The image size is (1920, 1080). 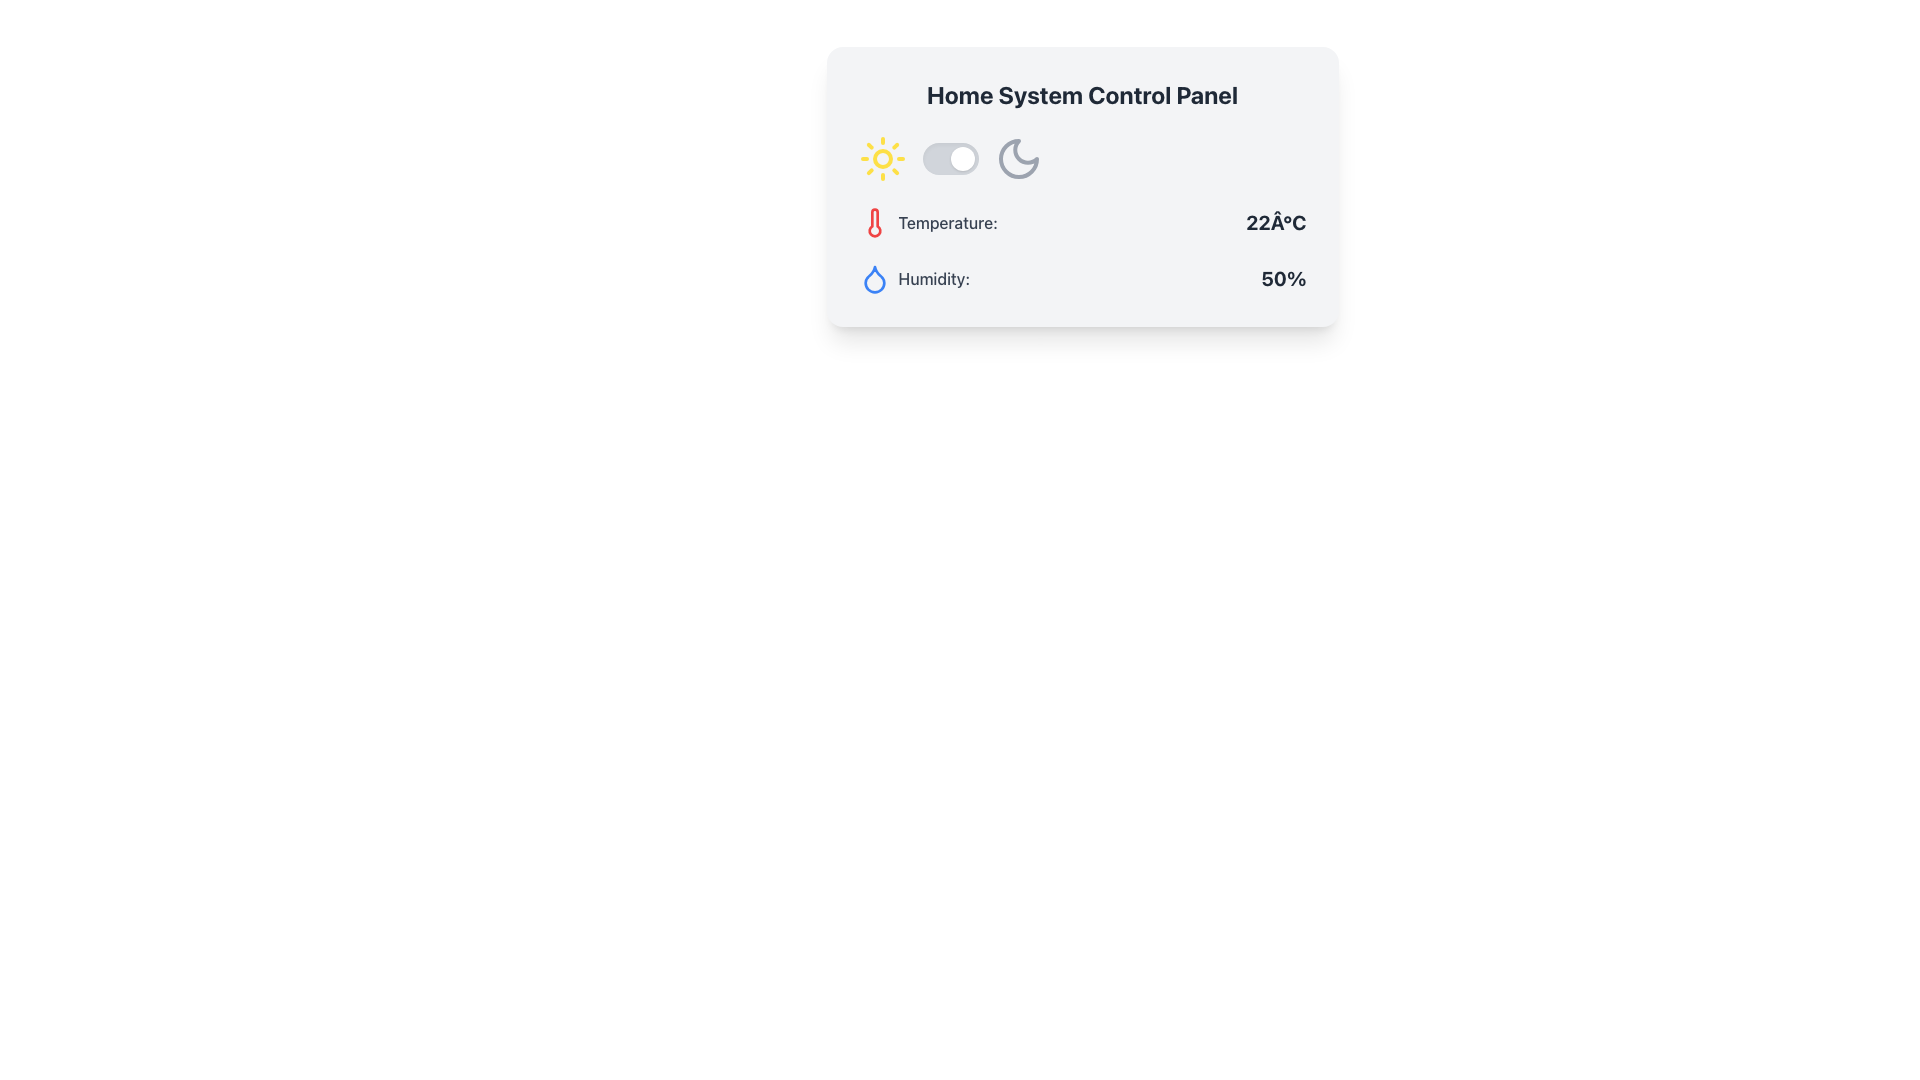 What do you see at coordinates (933, 278) in the screenshot?
I see `the text label displaying 'Humidity:' which is styled in a medium-weight gray font, located near the bottom of the panel, to the right of a water droplet icon` at bounding box center [933, 278].